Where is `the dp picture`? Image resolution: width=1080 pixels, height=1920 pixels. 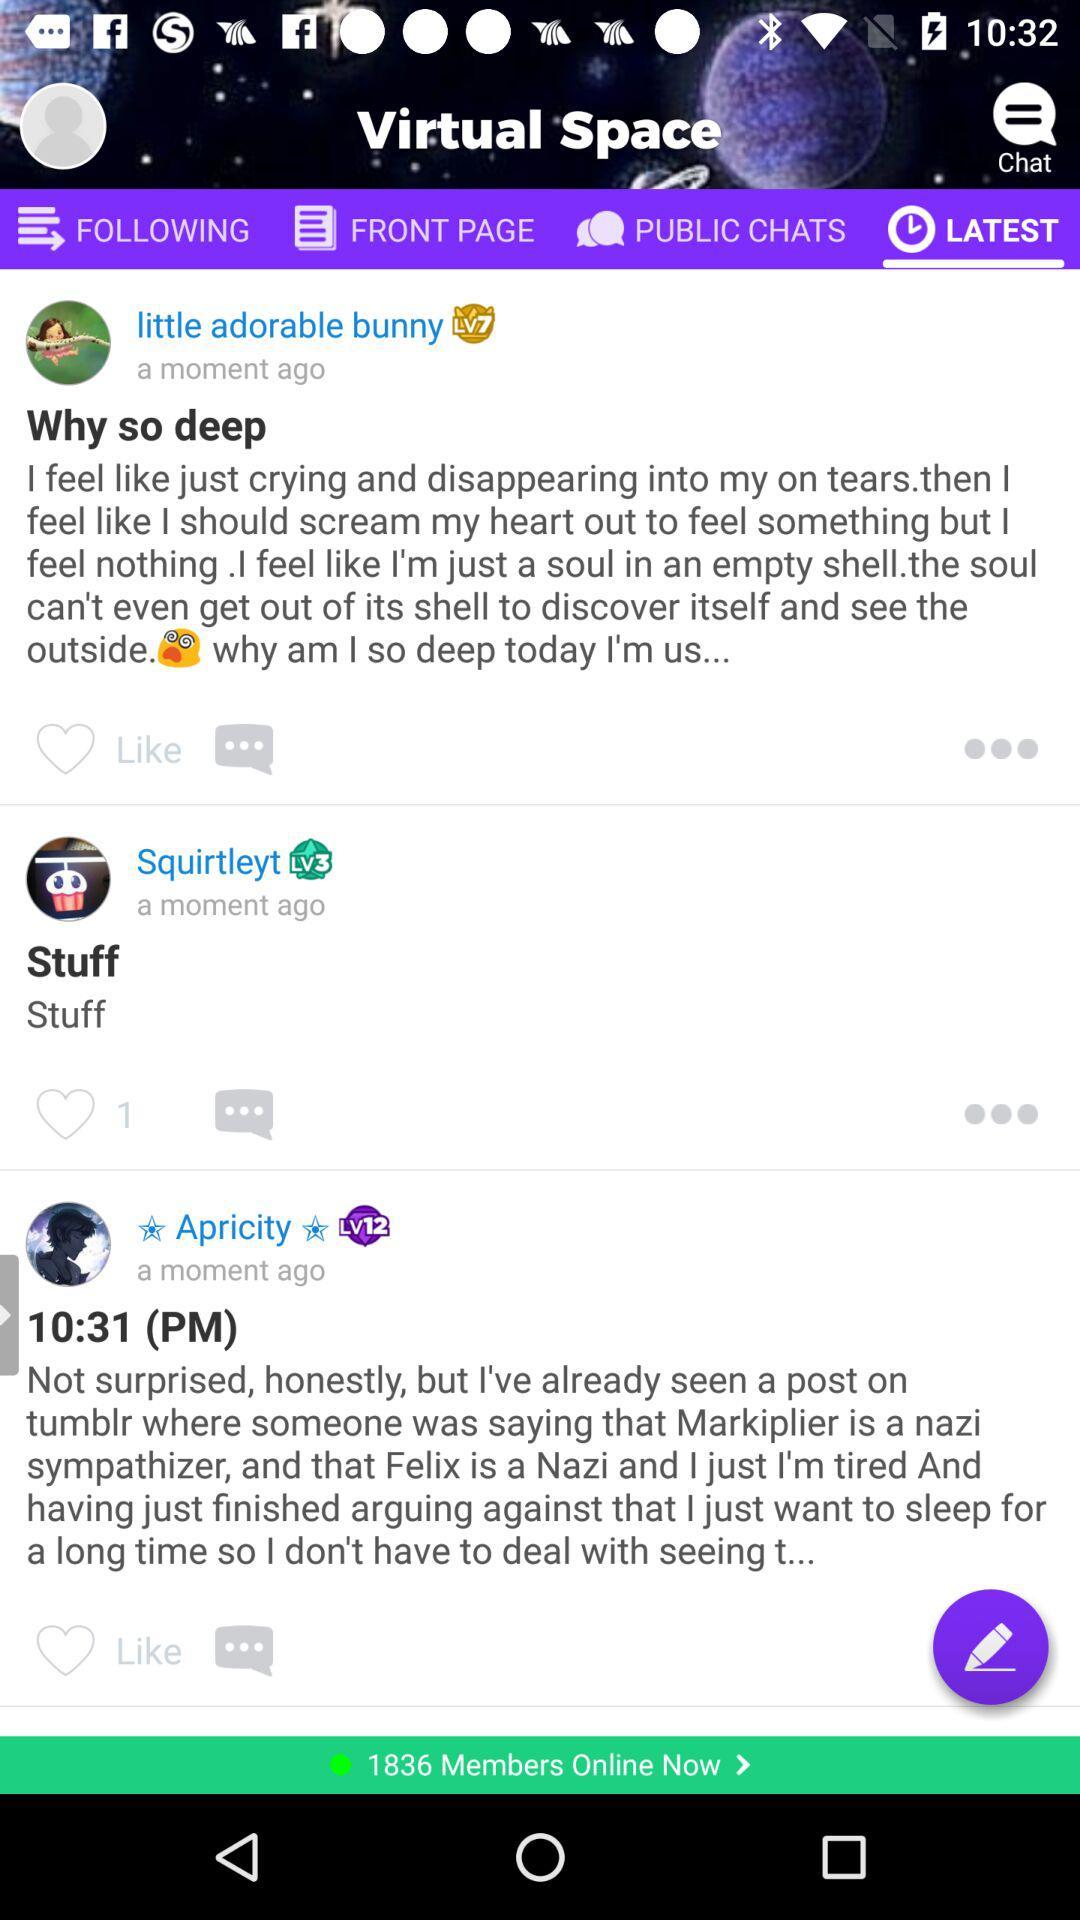
the dp picture is located at coordinates (61, 124).